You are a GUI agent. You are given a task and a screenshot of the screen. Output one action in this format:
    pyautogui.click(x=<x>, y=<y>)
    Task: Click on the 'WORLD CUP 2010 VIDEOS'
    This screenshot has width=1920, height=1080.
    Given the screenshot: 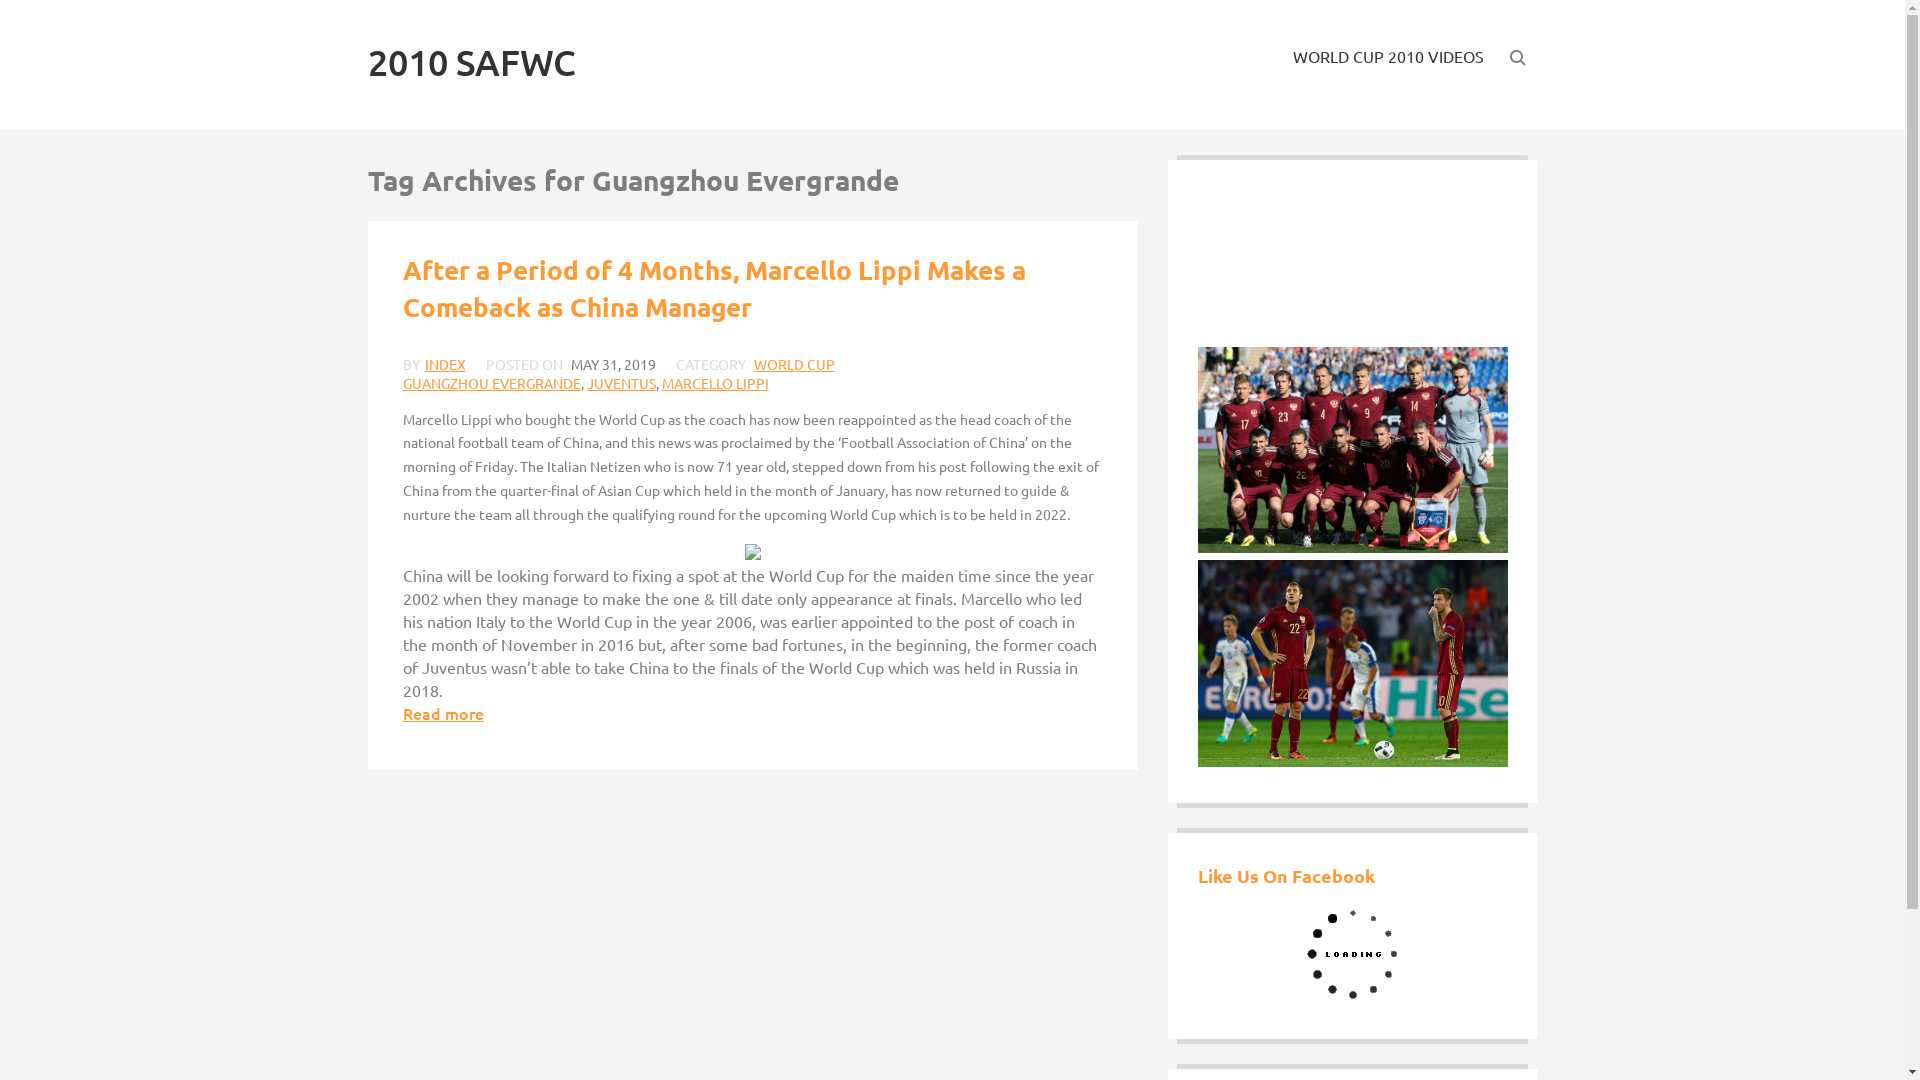 What is the action you would take?
    pyautogui.click(x=1276, y=55)
    